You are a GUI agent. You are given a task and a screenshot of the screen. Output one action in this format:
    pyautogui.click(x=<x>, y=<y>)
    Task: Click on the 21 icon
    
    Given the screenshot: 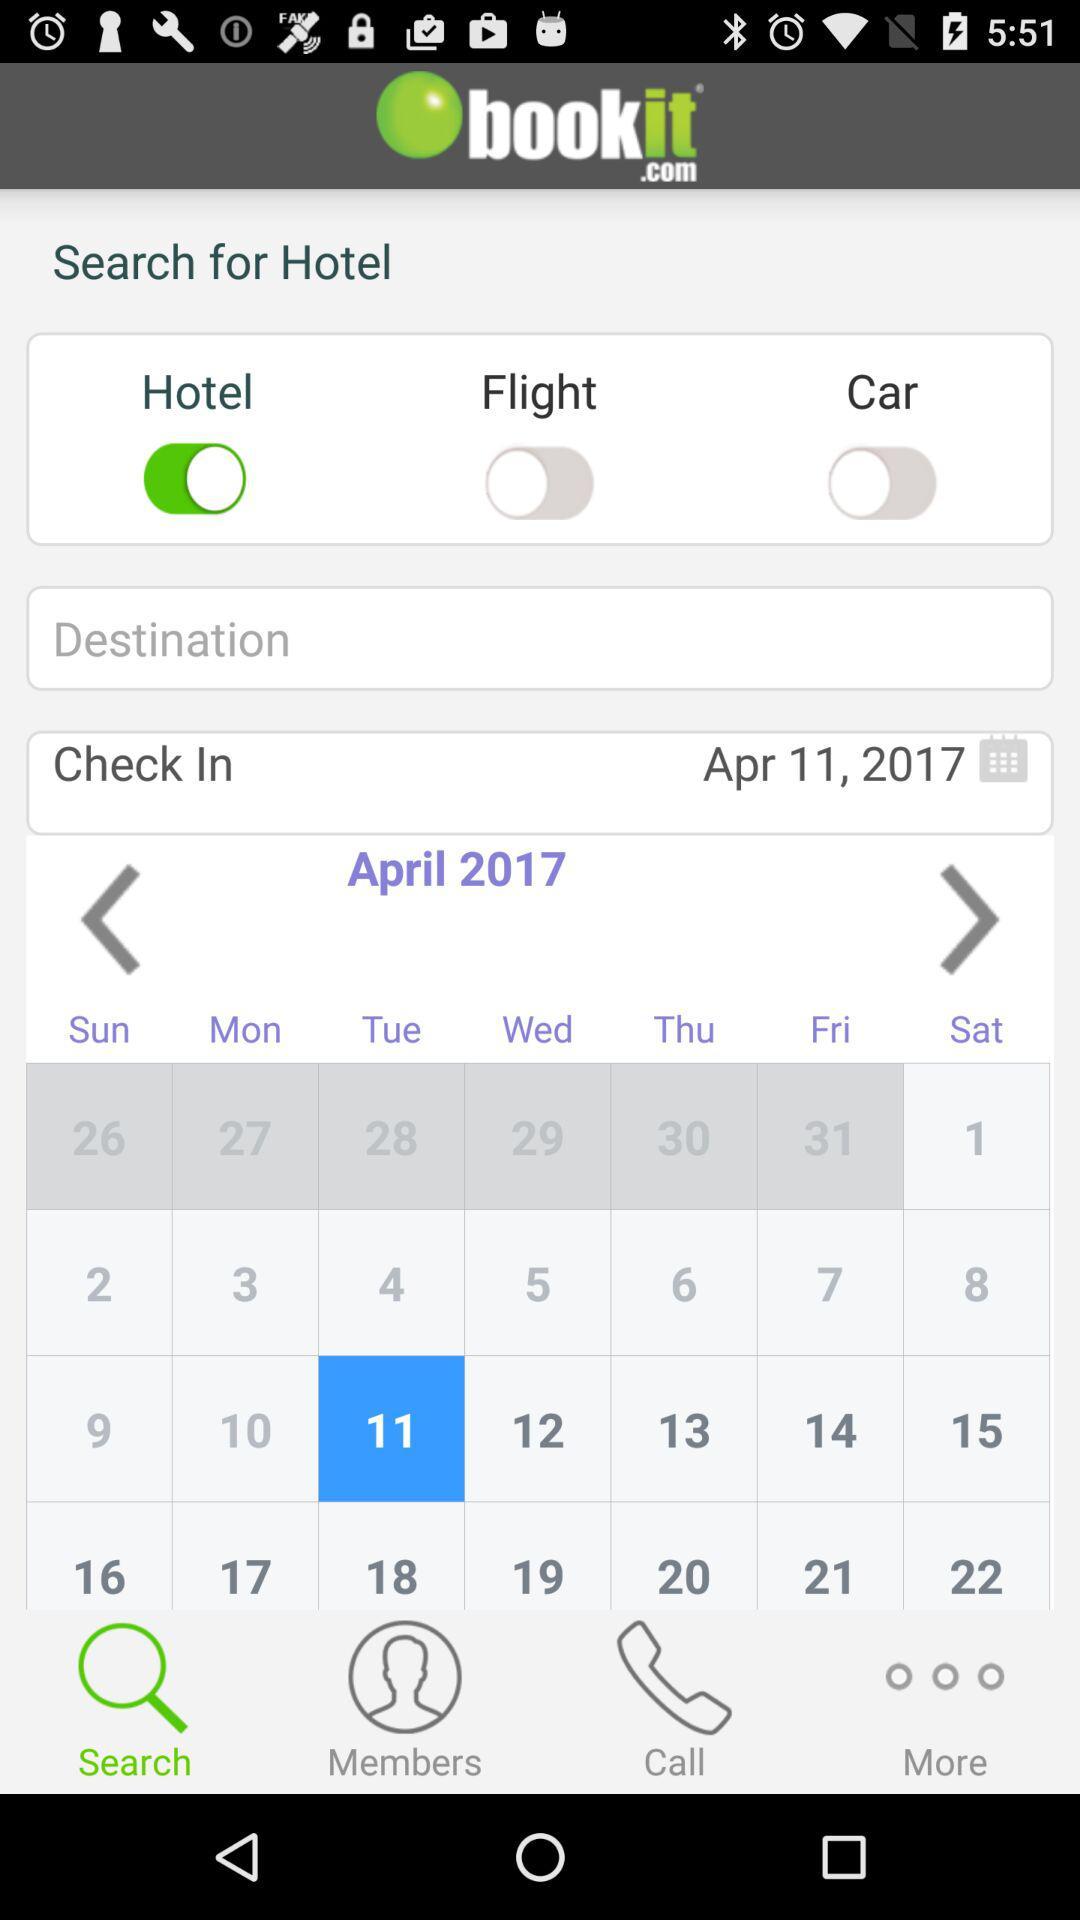 What is the action you would take?
    pyautogui.click(x=830, y=1554)
    